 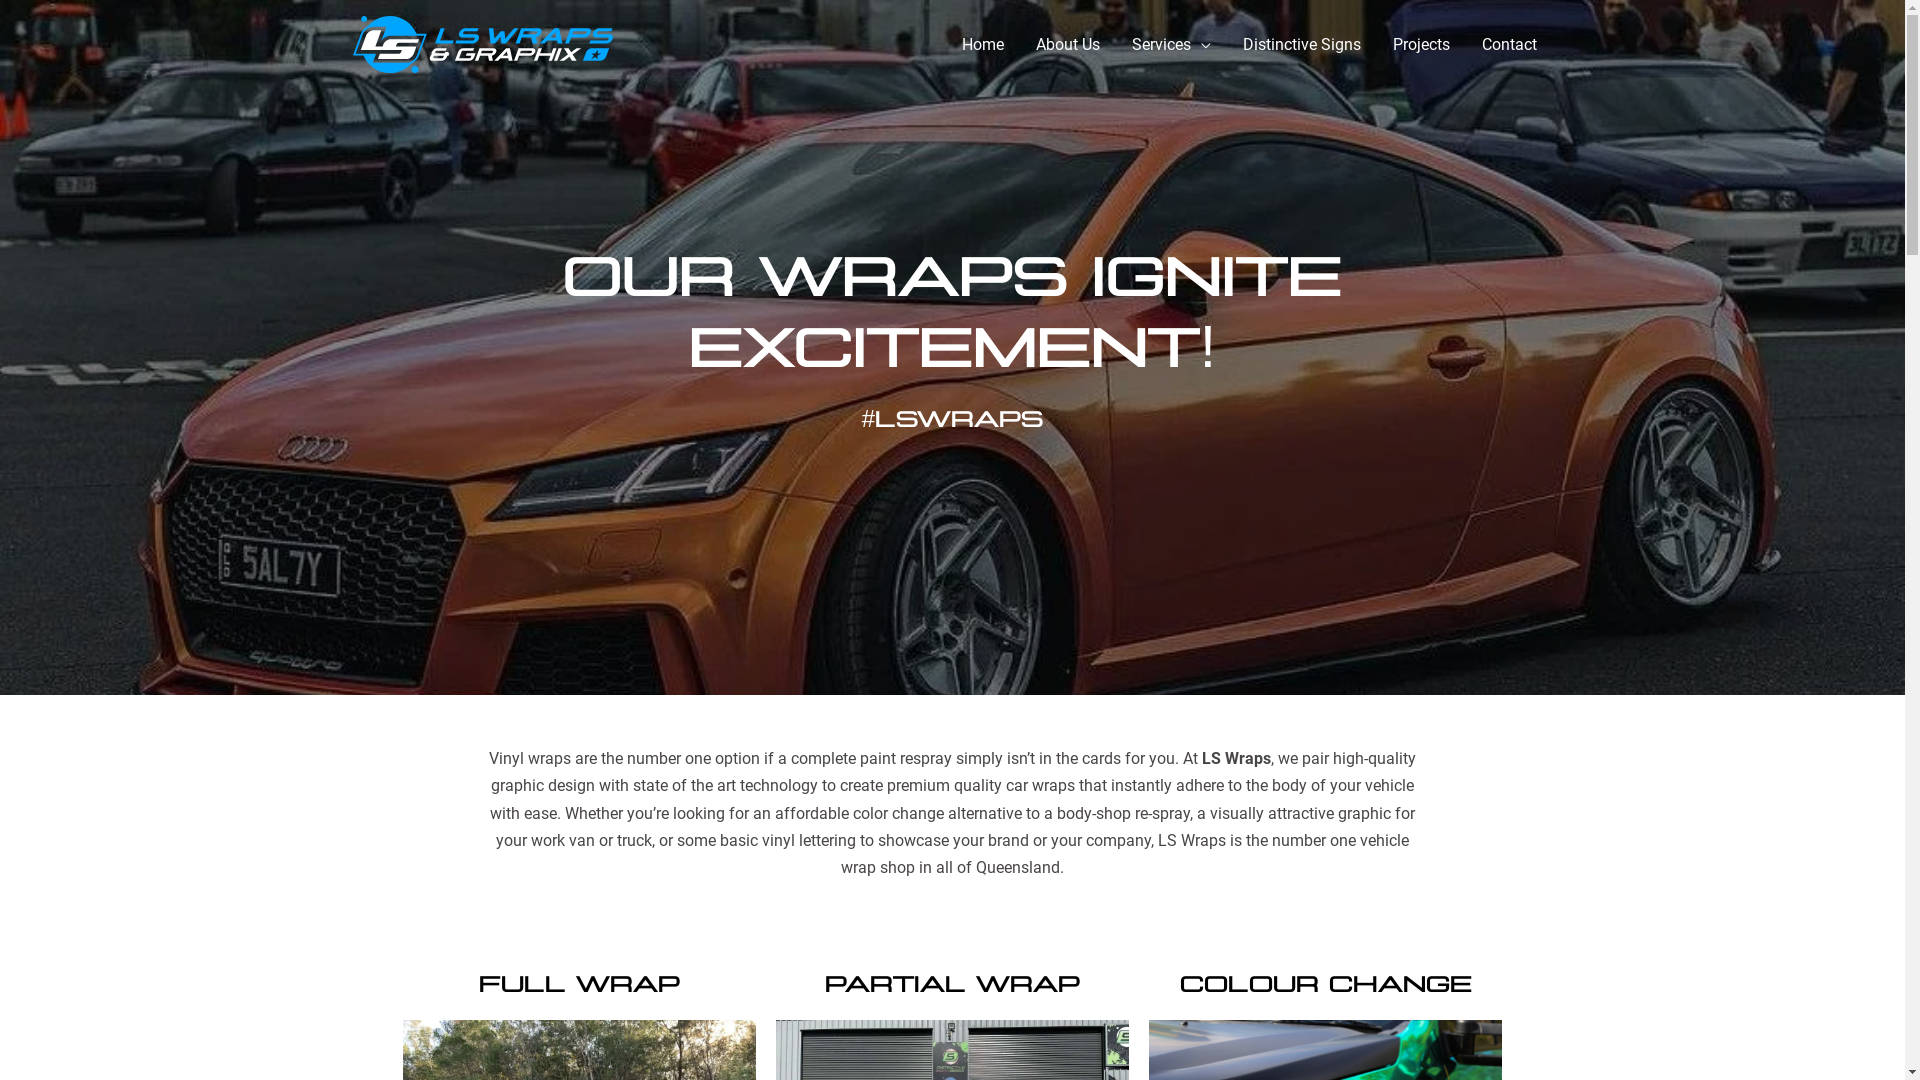 What do you see at coordinates (1300, 45) in the screenshot?
I see `'Distinctive Signs'` at bounding box center [1300, 45].